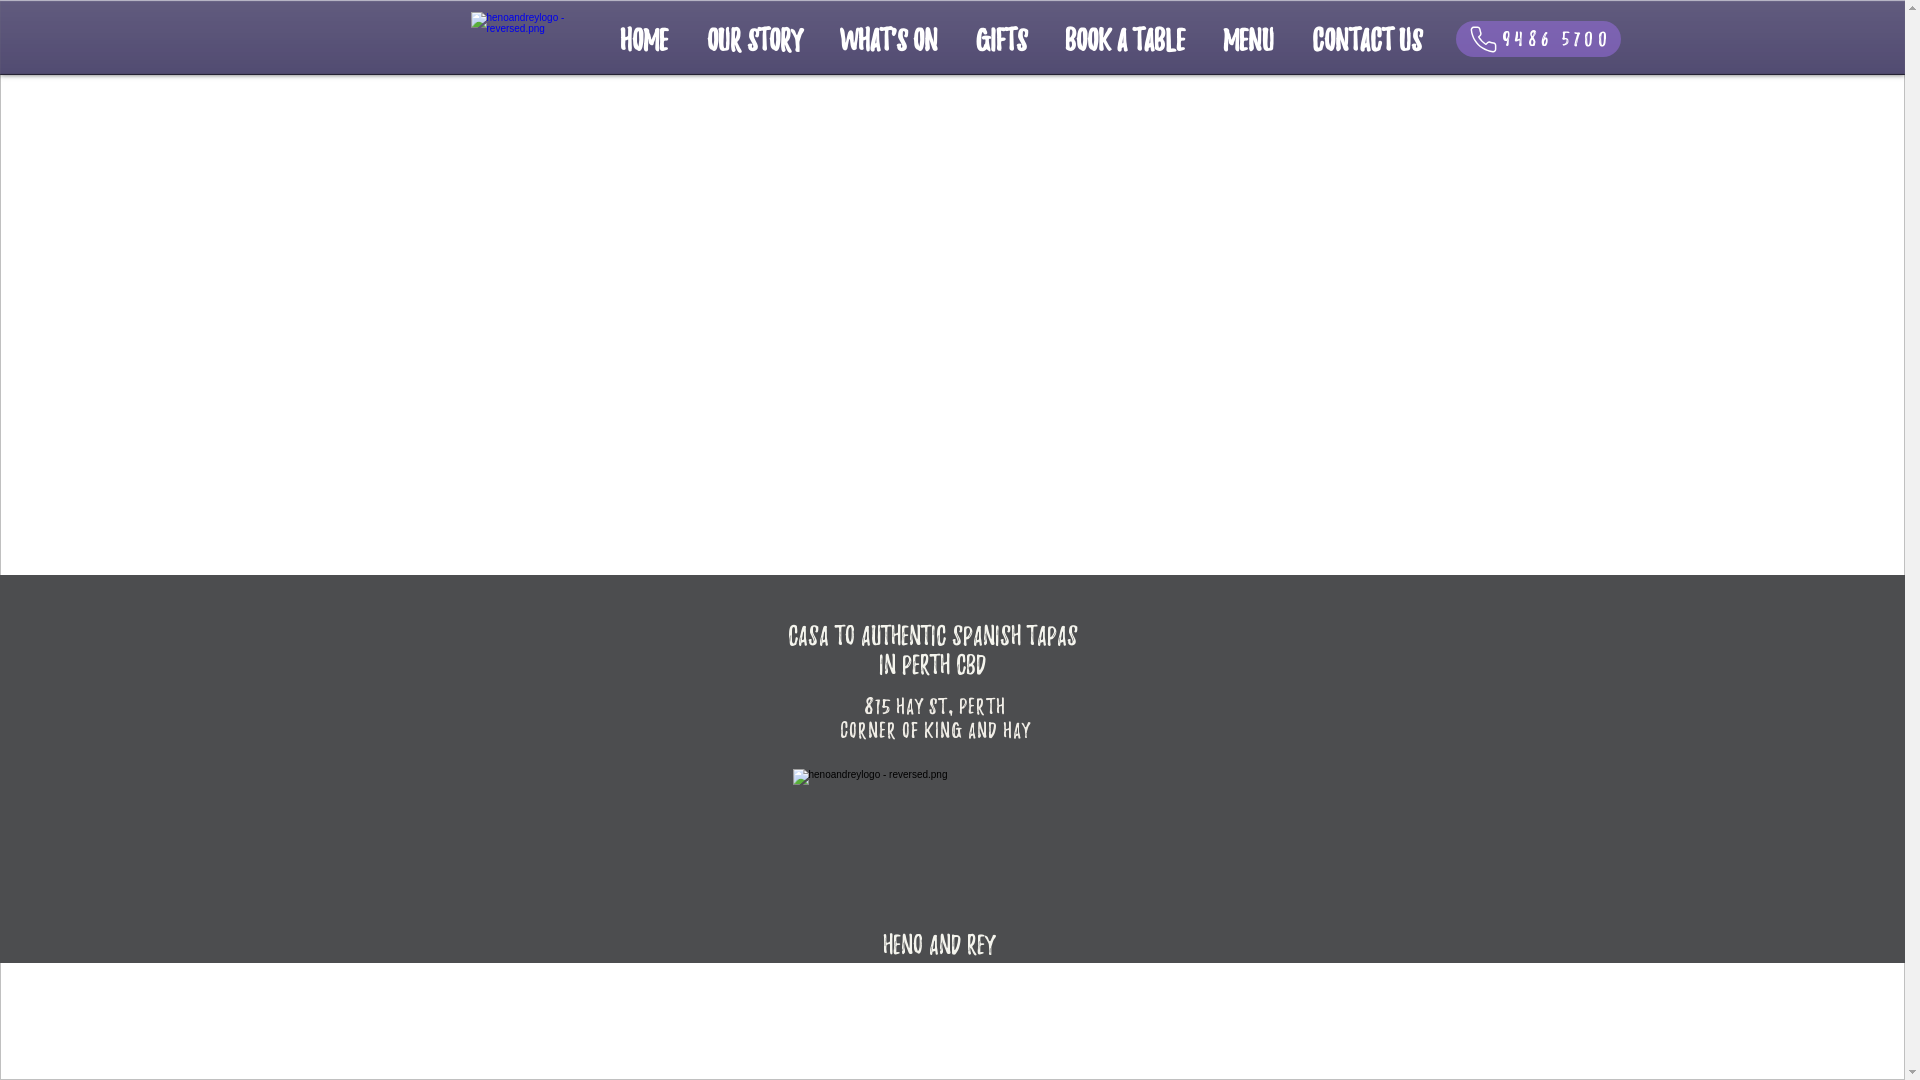  Describe the element at coordinates (1124, 38) in the screenshot. I see `'BOOK A TABLE'` at that location.